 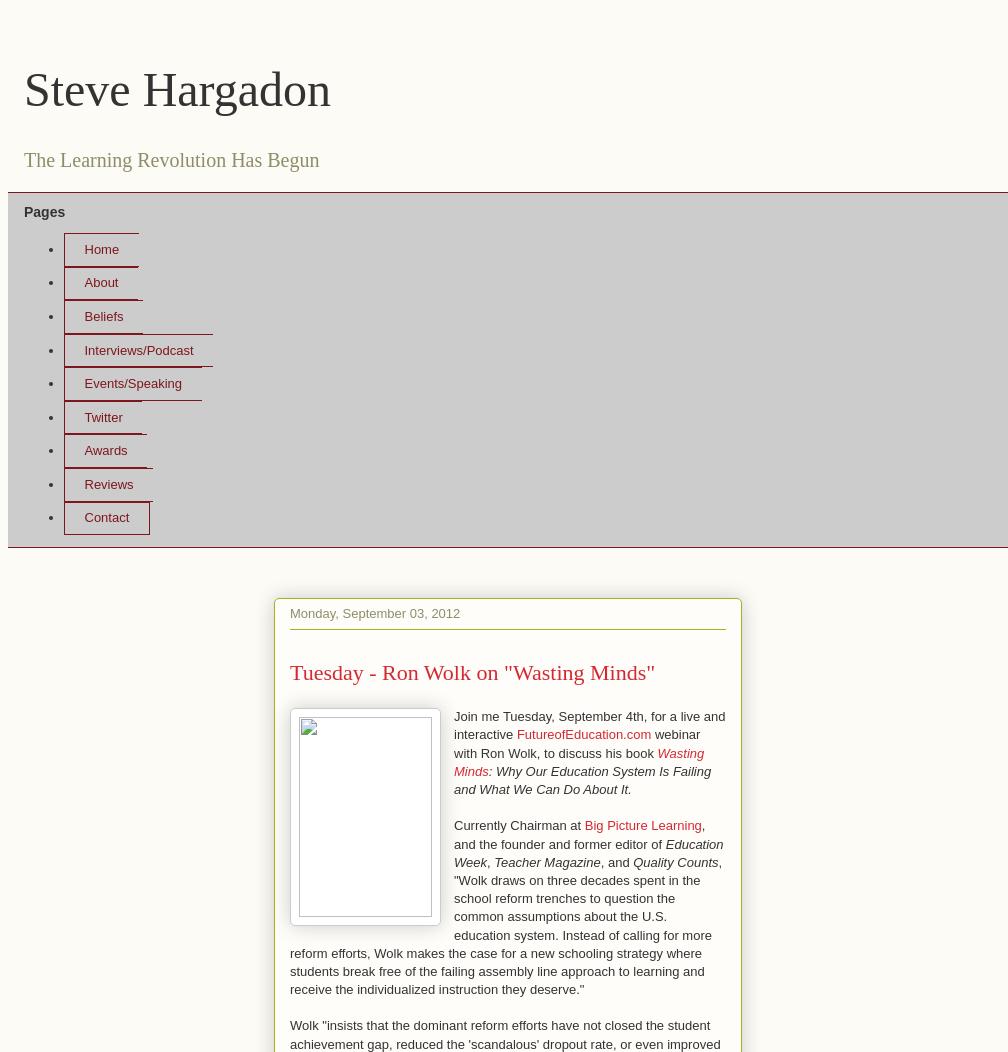 I want to click on 'Reviews', so click(x=108, y=482).